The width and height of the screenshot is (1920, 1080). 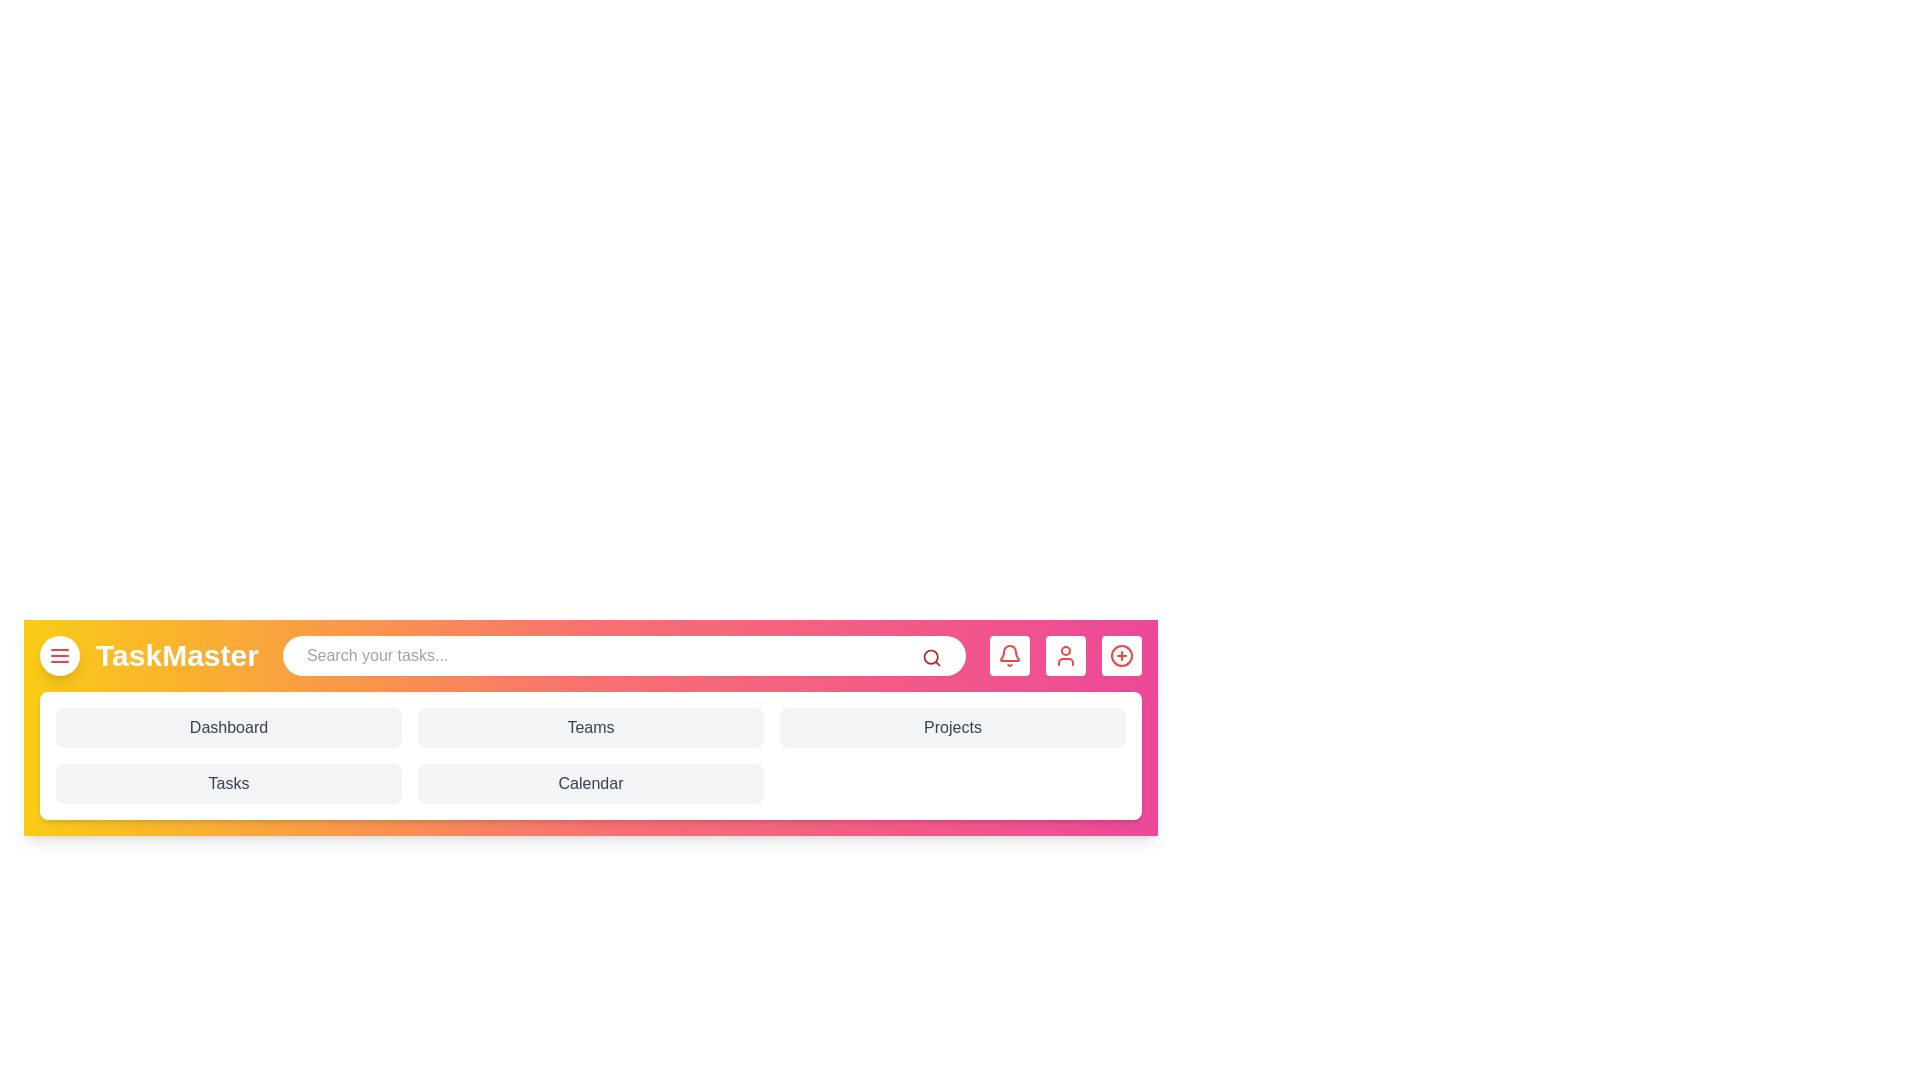 I want to click on the 'Projects' button to navigate to the Projects section, so click(x=952, y=728).